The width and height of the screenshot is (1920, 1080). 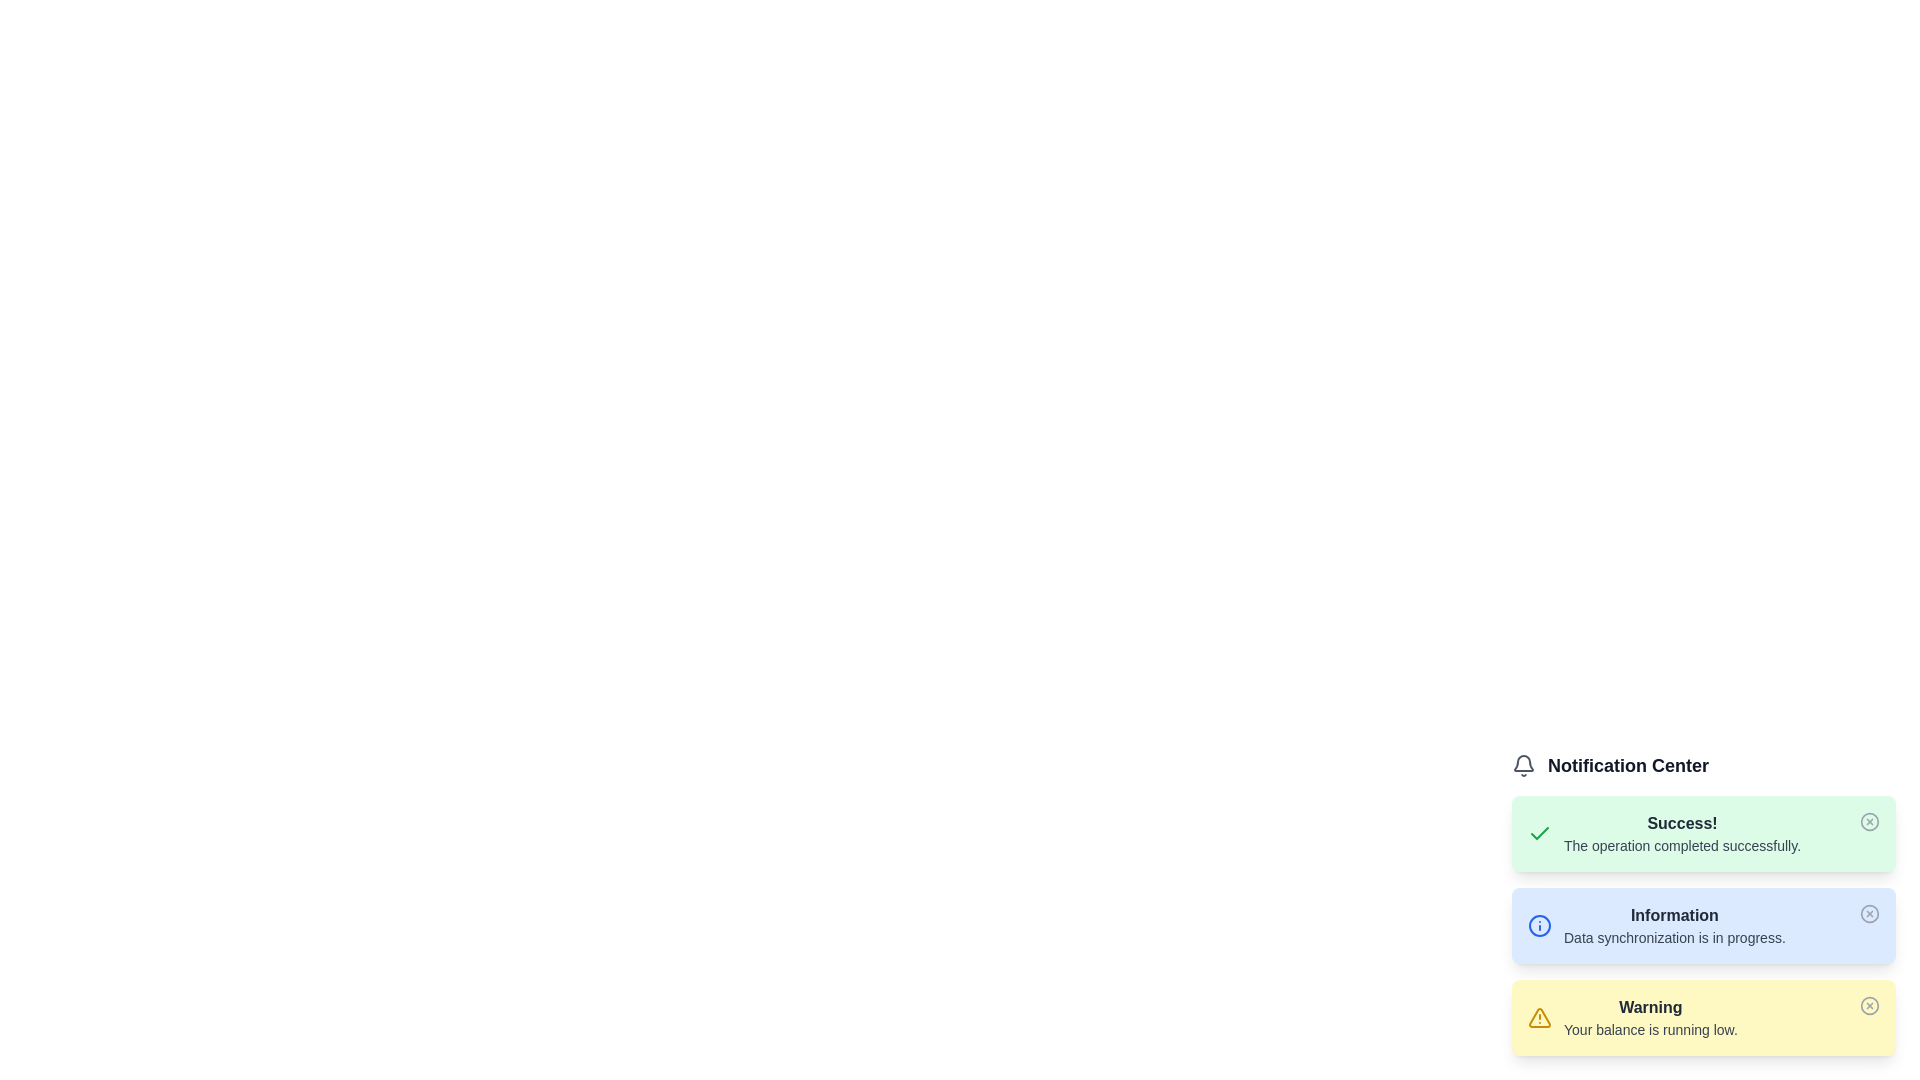 What do you see at coordinates (1650, 1007) in the screenshot?
I see `the 'Warning' text label, which is bold and dark-colored, located in the notification card titled 'Warning Your balance is running low.'` at bounding box center [1650, 1007].